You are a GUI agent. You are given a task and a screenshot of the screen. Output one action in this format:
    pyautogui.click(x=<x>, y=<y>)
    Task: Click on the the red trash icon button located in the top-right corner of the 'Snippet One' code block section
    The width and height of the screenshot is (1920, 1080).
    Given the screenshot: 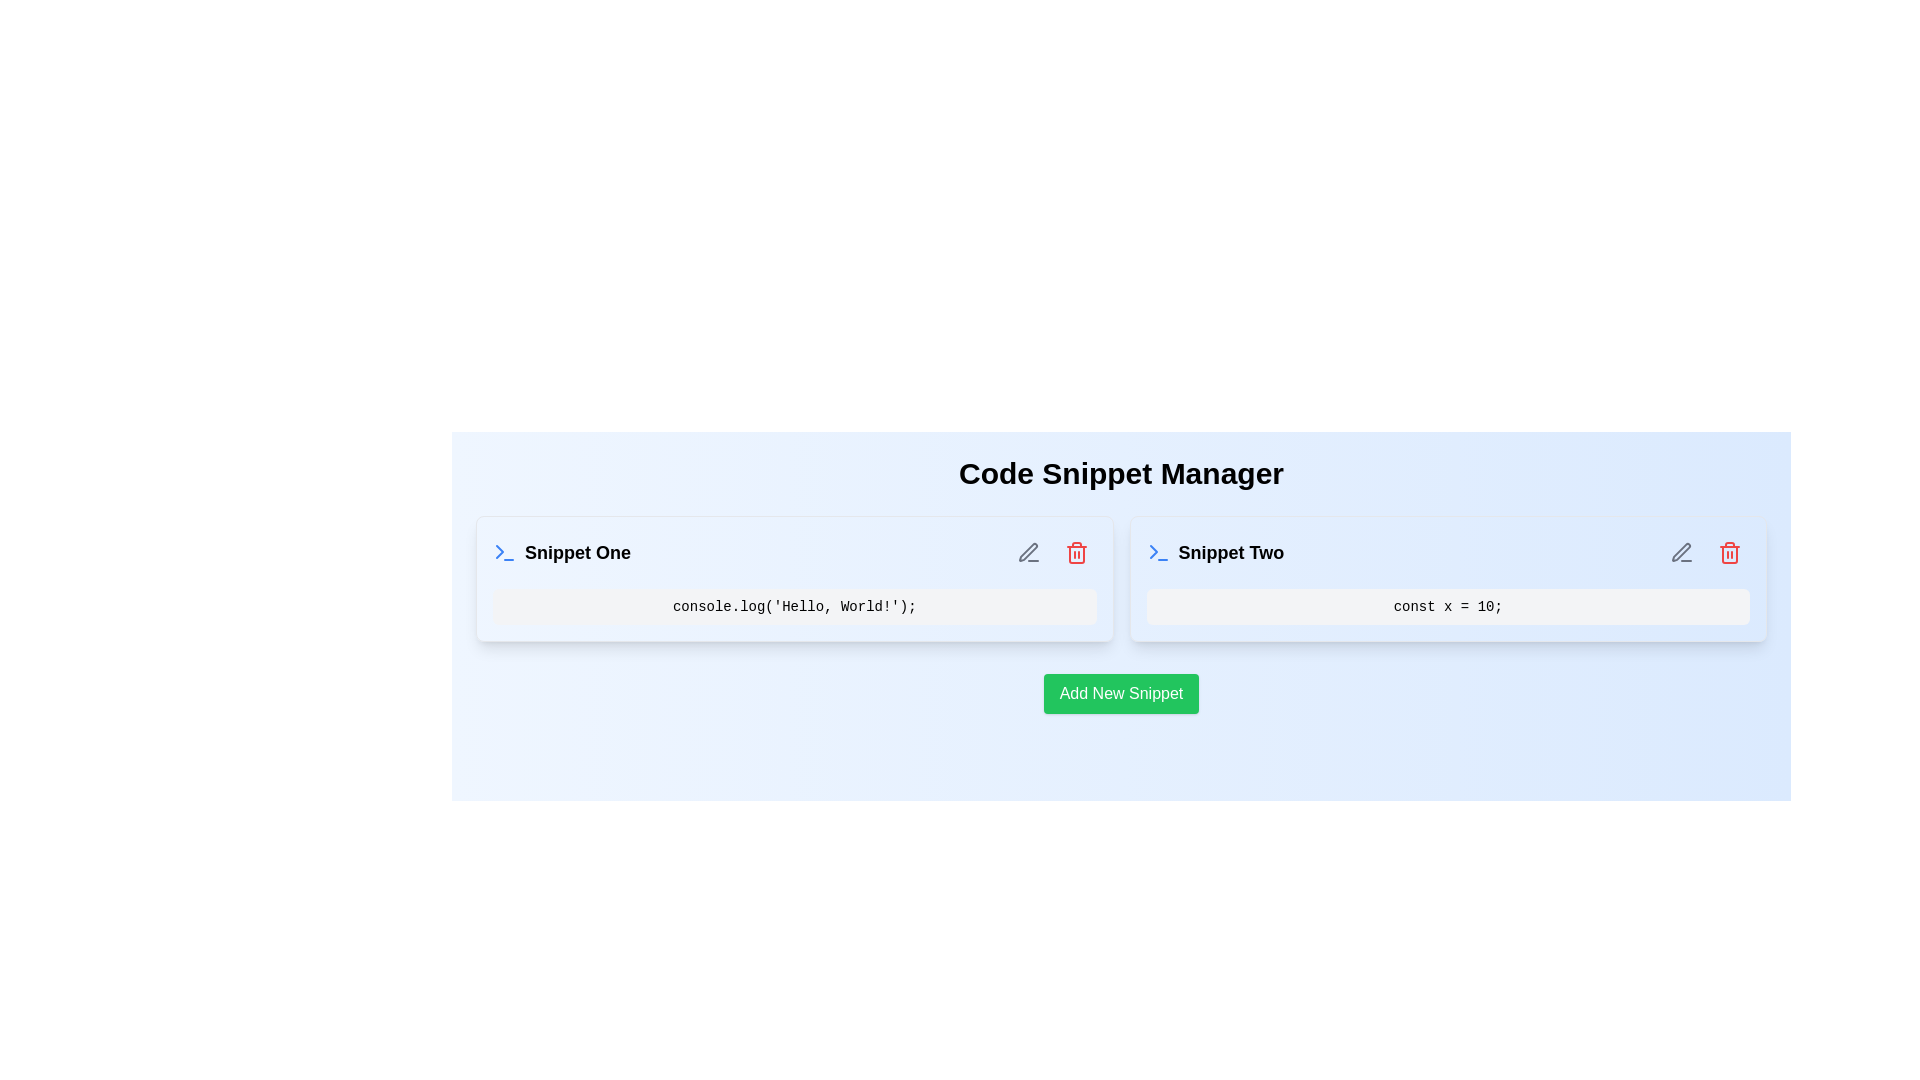 What is the action you would take?
    pyautogui.click(x=1075, y=552)
    